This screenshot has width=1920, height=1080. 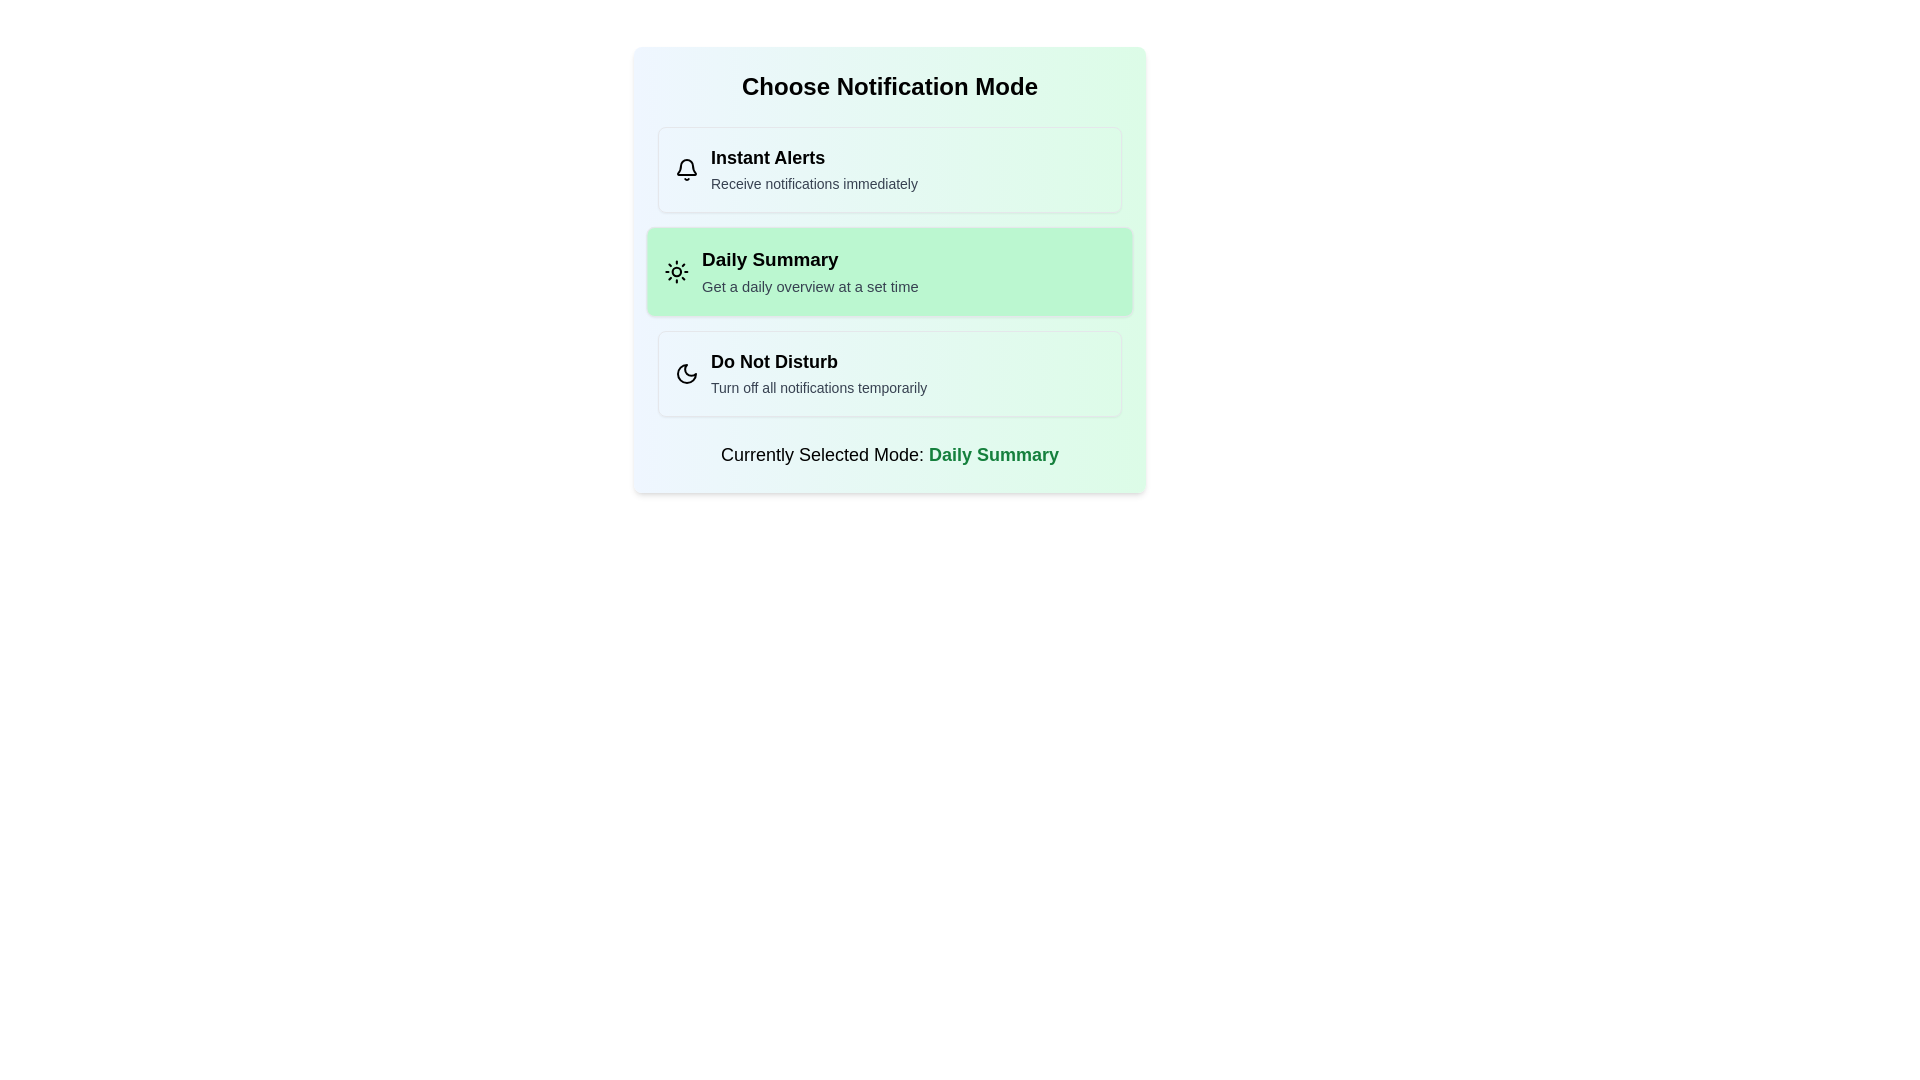 I want to click on the third selectable option for configuring a notification mode, so click(x=888, y=374).